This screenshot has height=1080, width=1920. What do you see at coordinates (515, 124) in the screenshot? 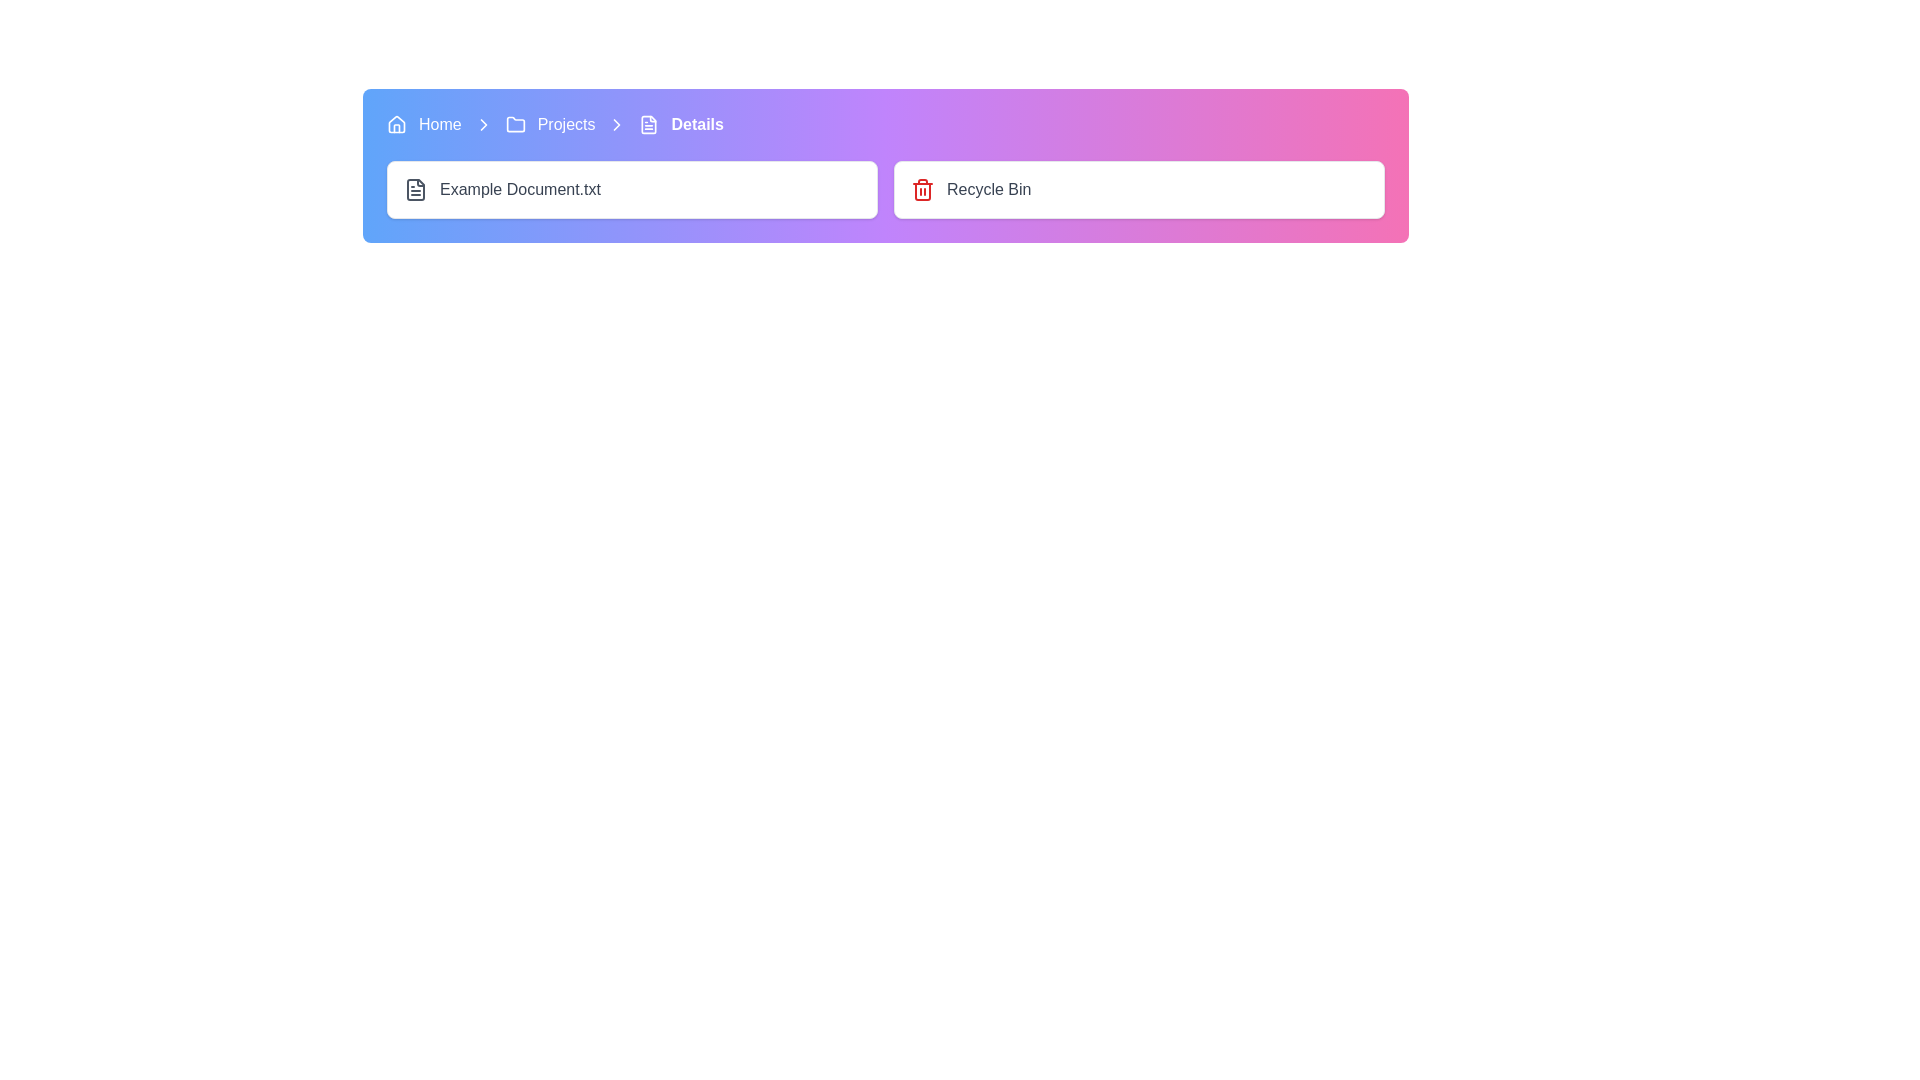
I see `the blue folder-shaped icon located in the navigation bar, positioned between the 'Home' and 'Projects' icons` at bounding box center [515, 124].